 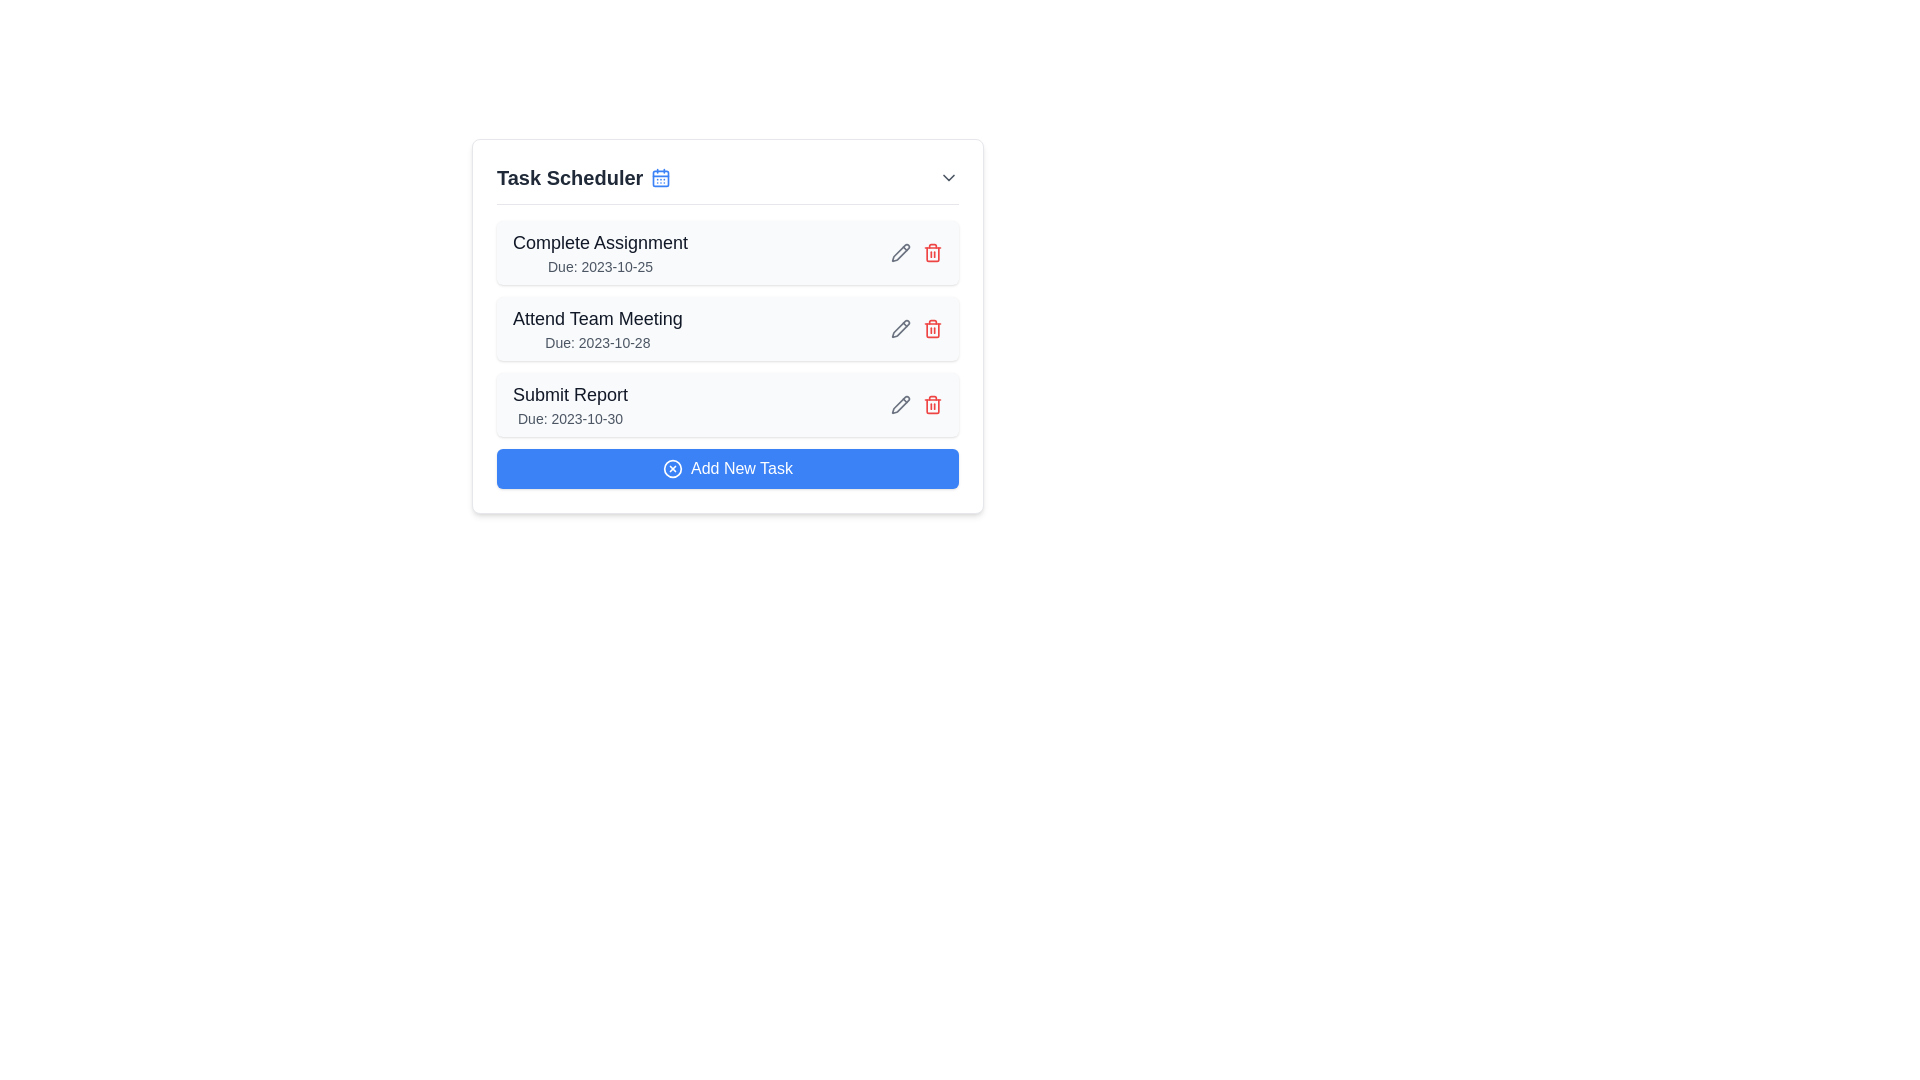 What do you see at coordinates (900, 250) in the screenshot?
I see `the interactive edit icon located in the top-right corner of the 'Complete Assignment' panel row` at bounding box center [900, 250].